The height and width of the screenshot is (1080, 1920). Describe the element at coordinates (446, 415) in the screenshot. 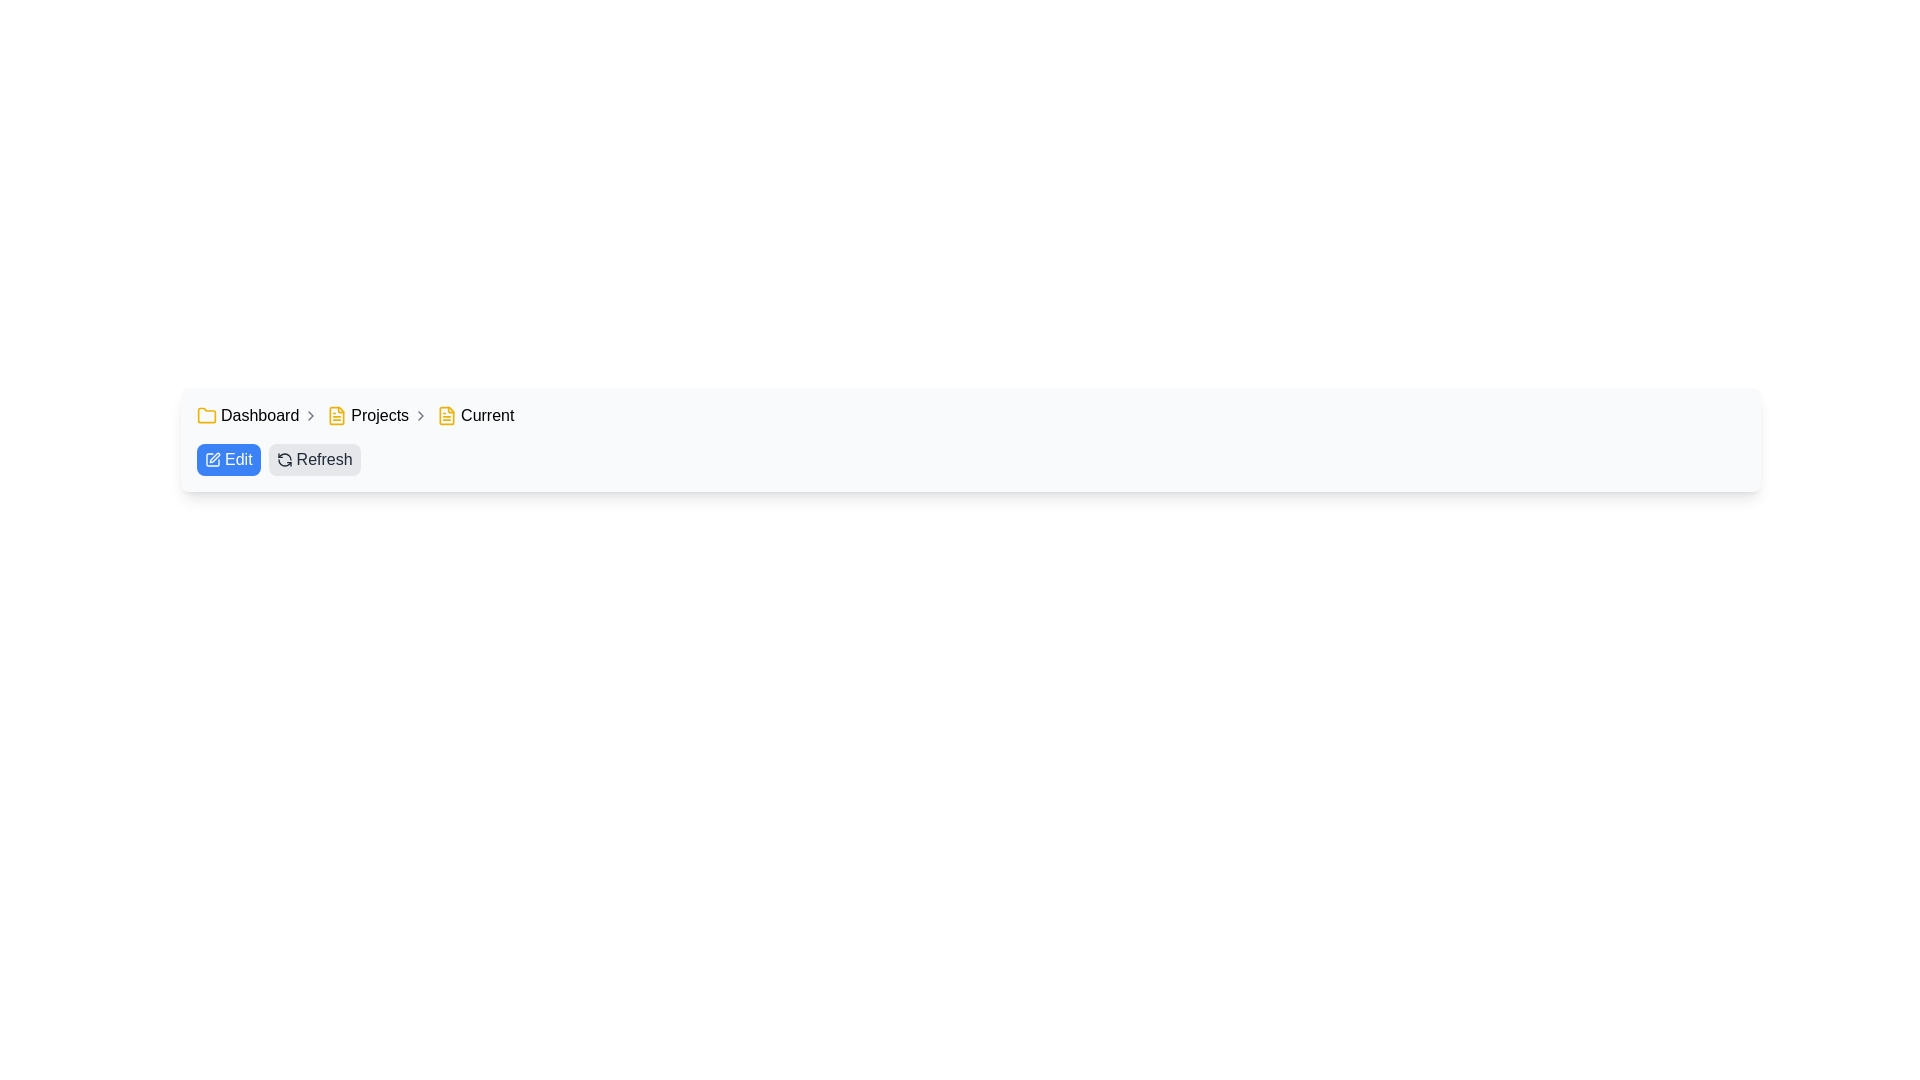

I see `the 'Current' page icon in the breadcrumb navigation bar, which is the third icon representing the current page in the navigation hierarchy` at that location.